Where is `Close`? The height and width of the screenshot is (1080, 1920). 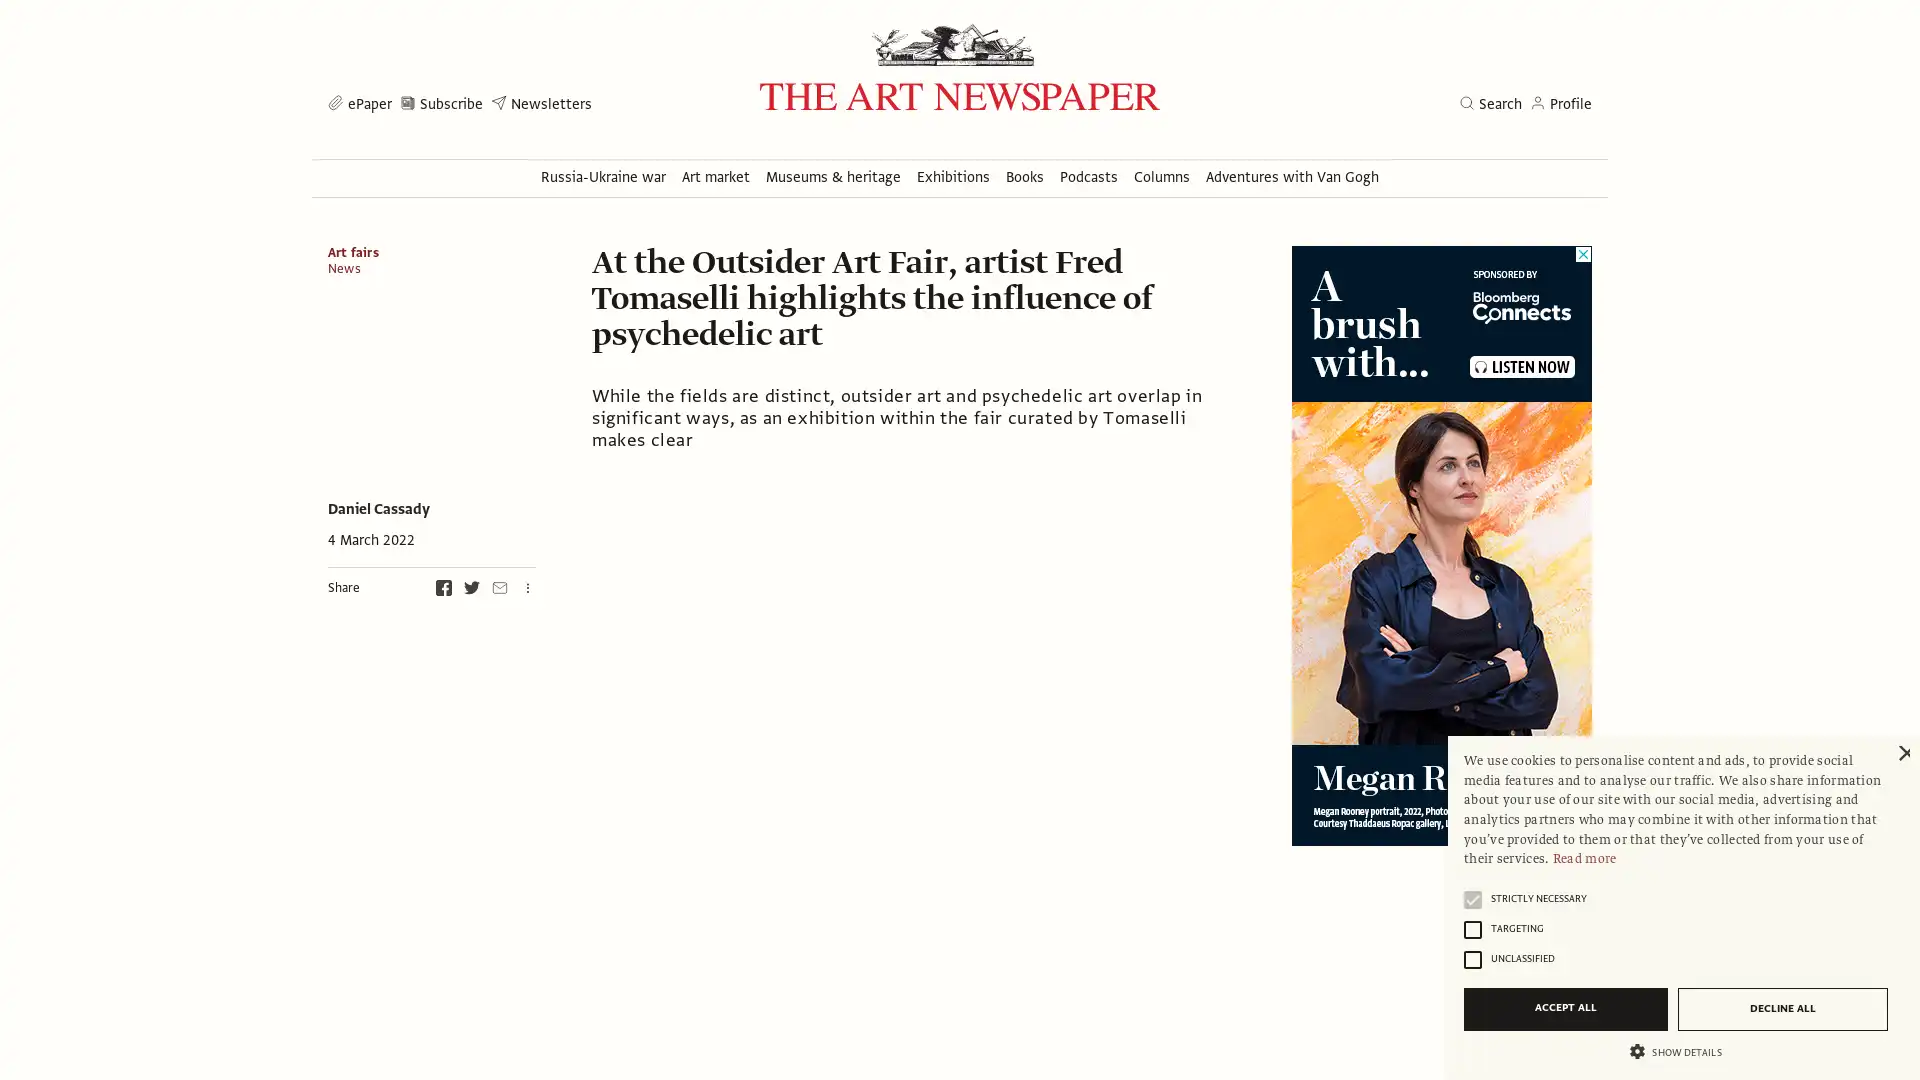
Close is located at coordinates (1901, 753).